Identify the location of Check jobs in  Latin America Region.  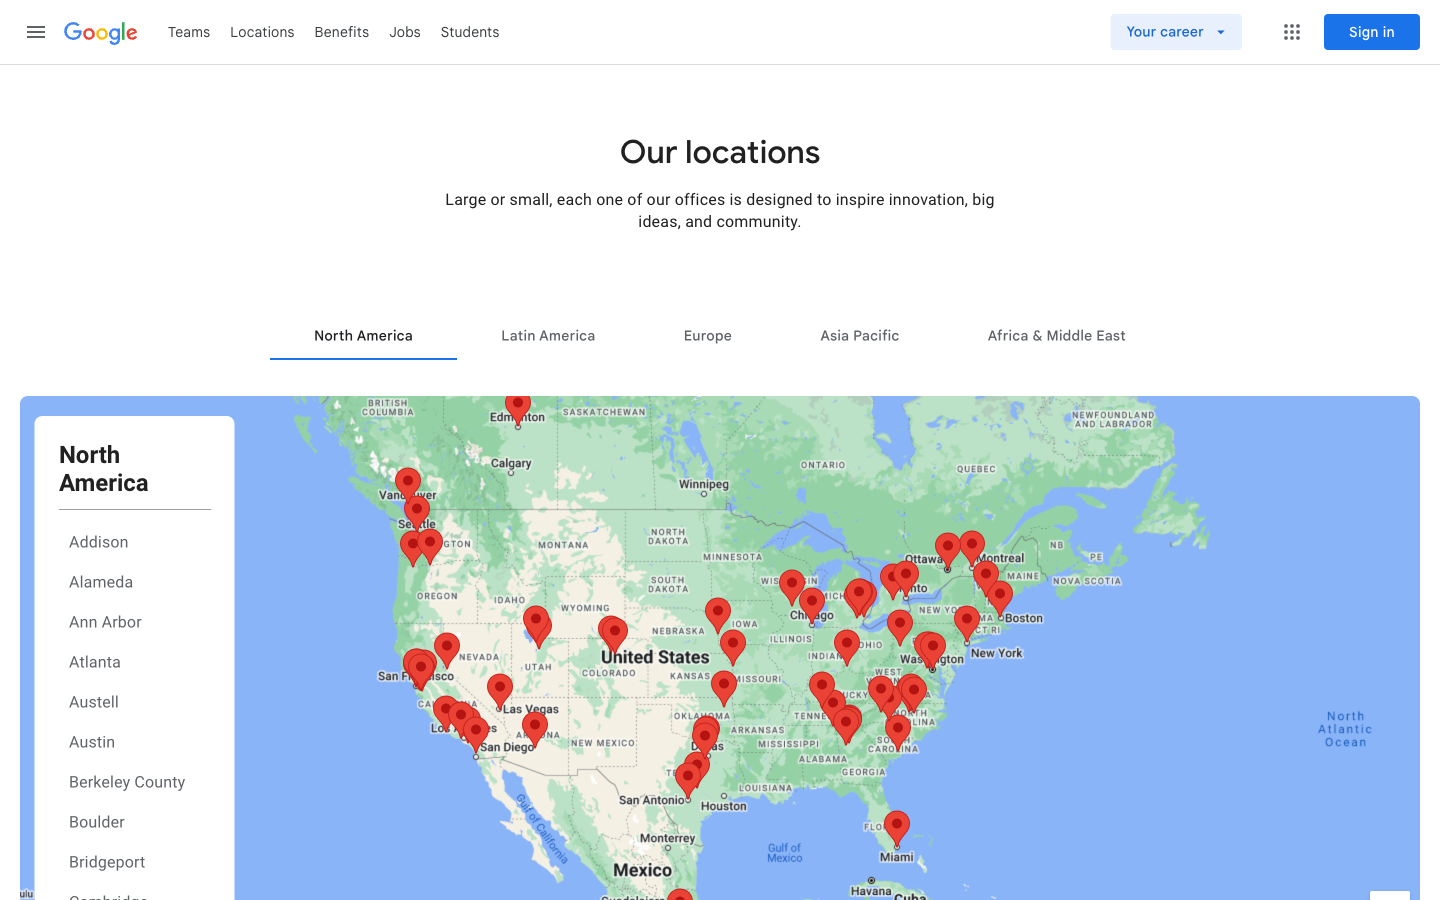
(548, 334).